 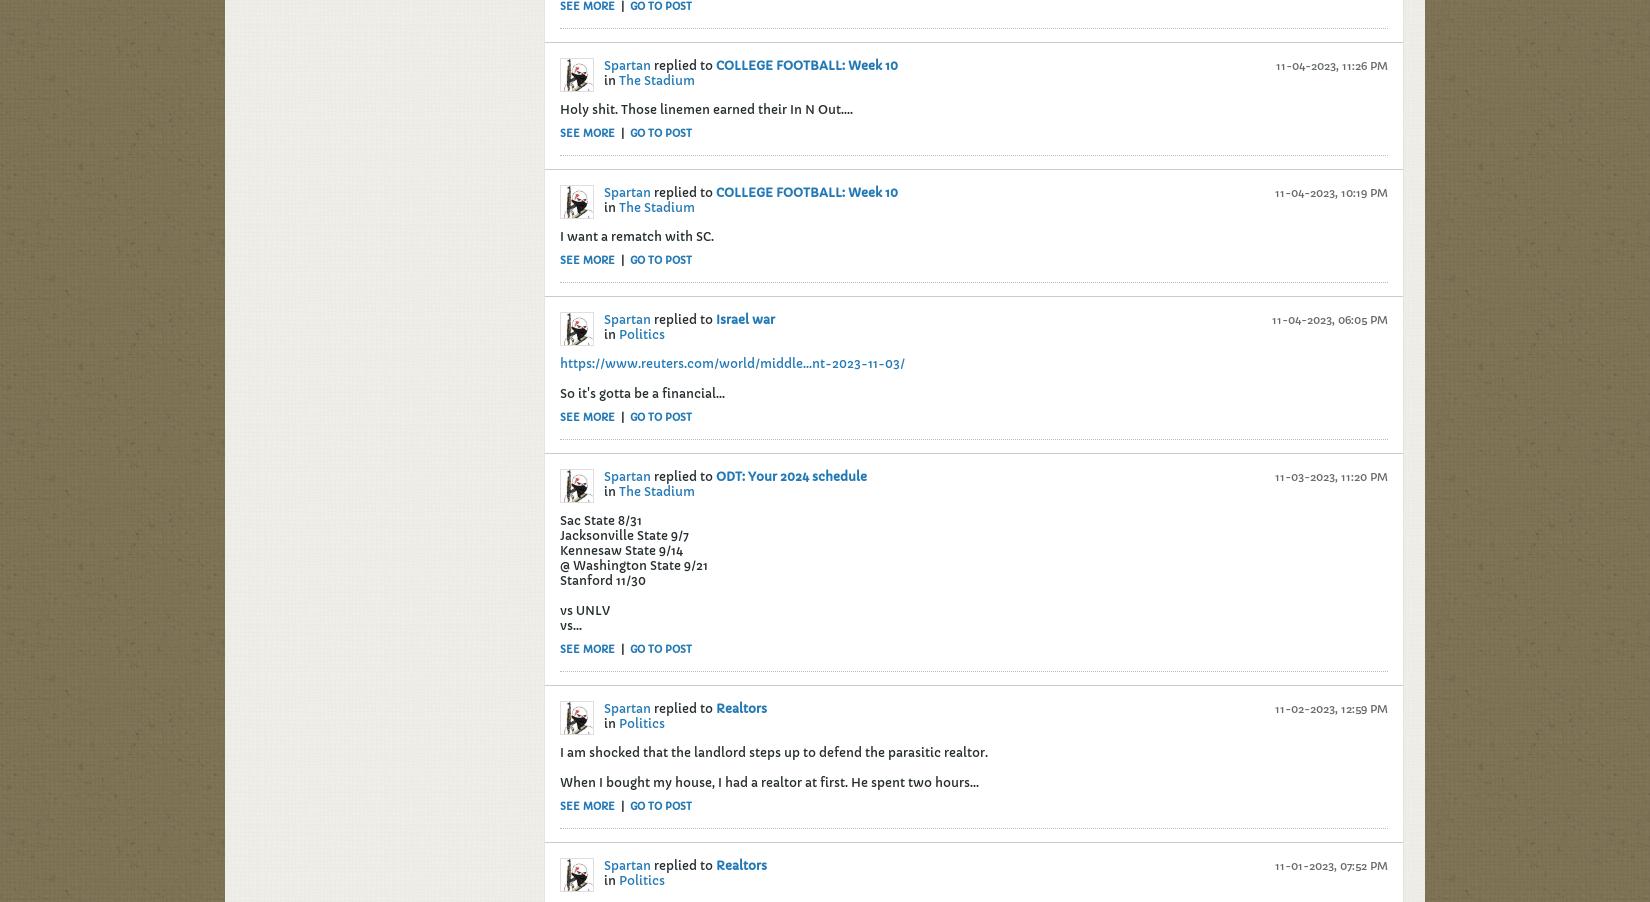 What do you see at coordinates (559, 623) in the screenshot?
I see `'vs...'` at bounding box center [559, 623].